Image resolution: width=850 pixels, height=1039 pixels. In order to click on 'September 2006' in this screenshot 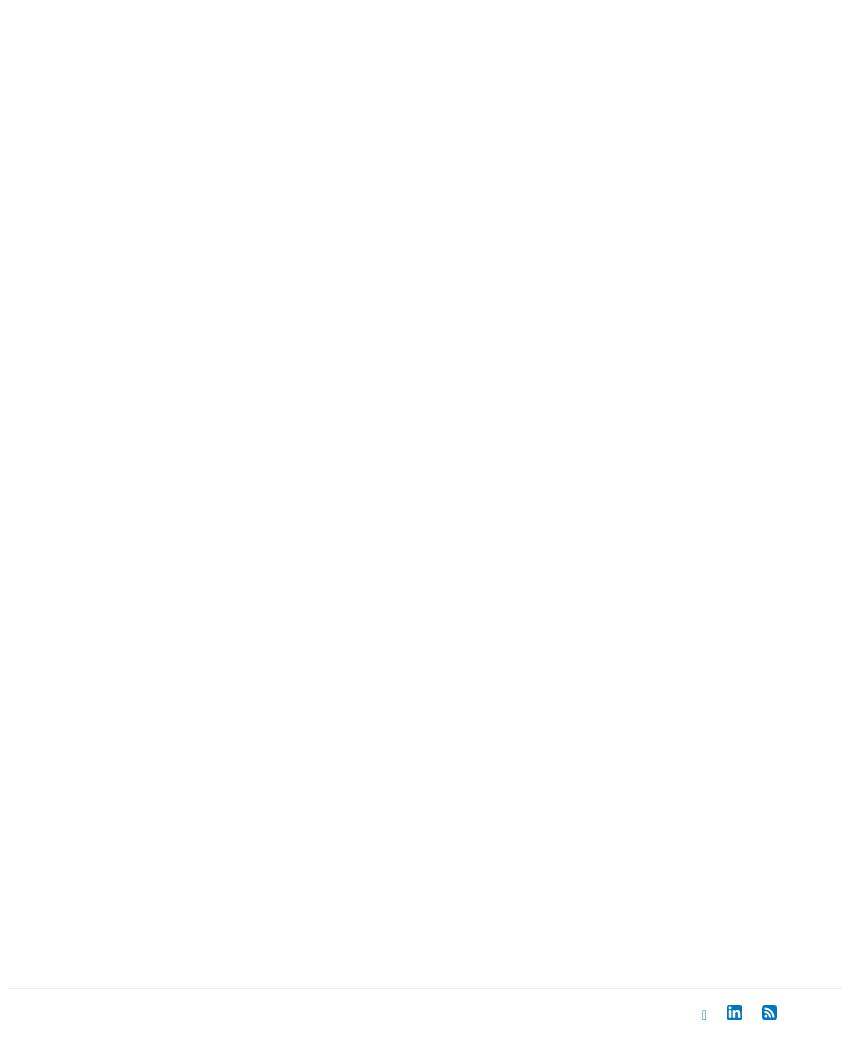, I will do `click(89, 410)`.